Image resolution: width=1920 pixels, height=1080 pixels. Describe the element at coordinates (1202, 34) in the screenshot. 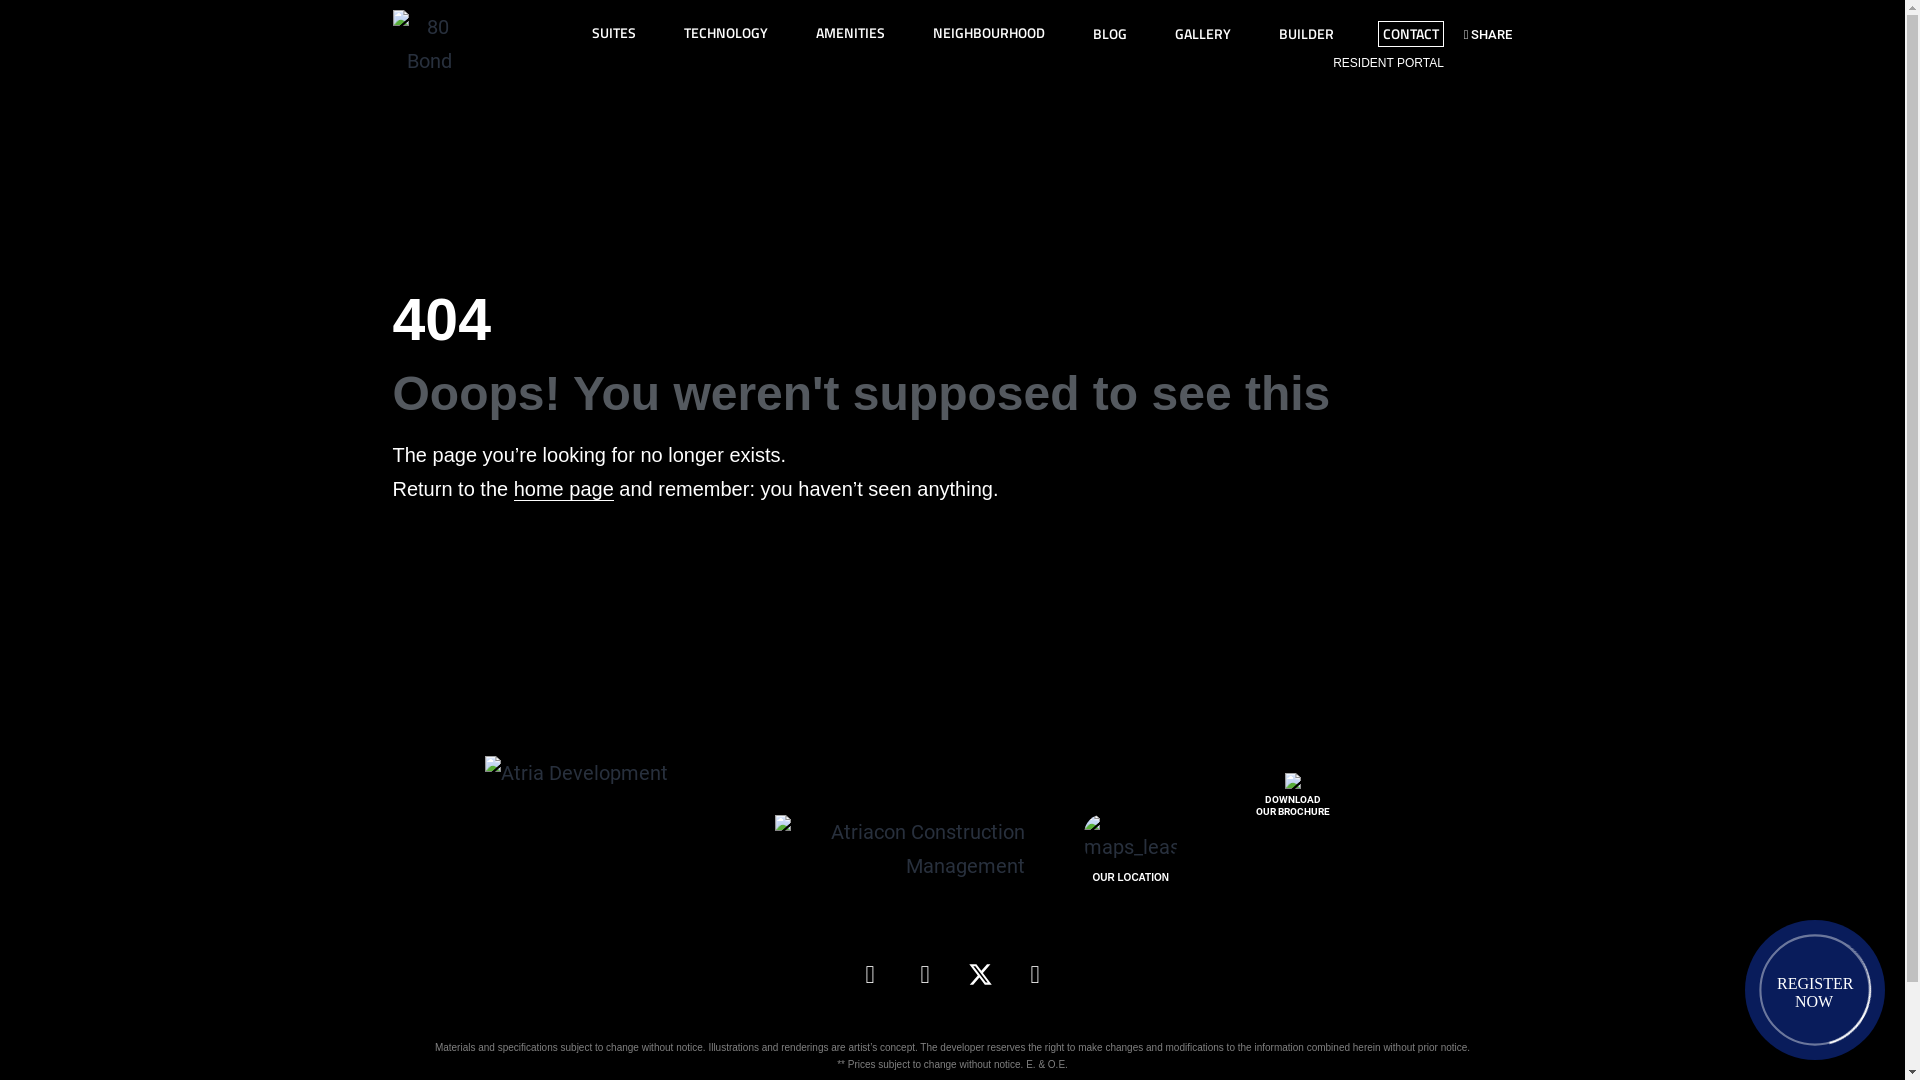

I see `'GALLERY'` at that location.